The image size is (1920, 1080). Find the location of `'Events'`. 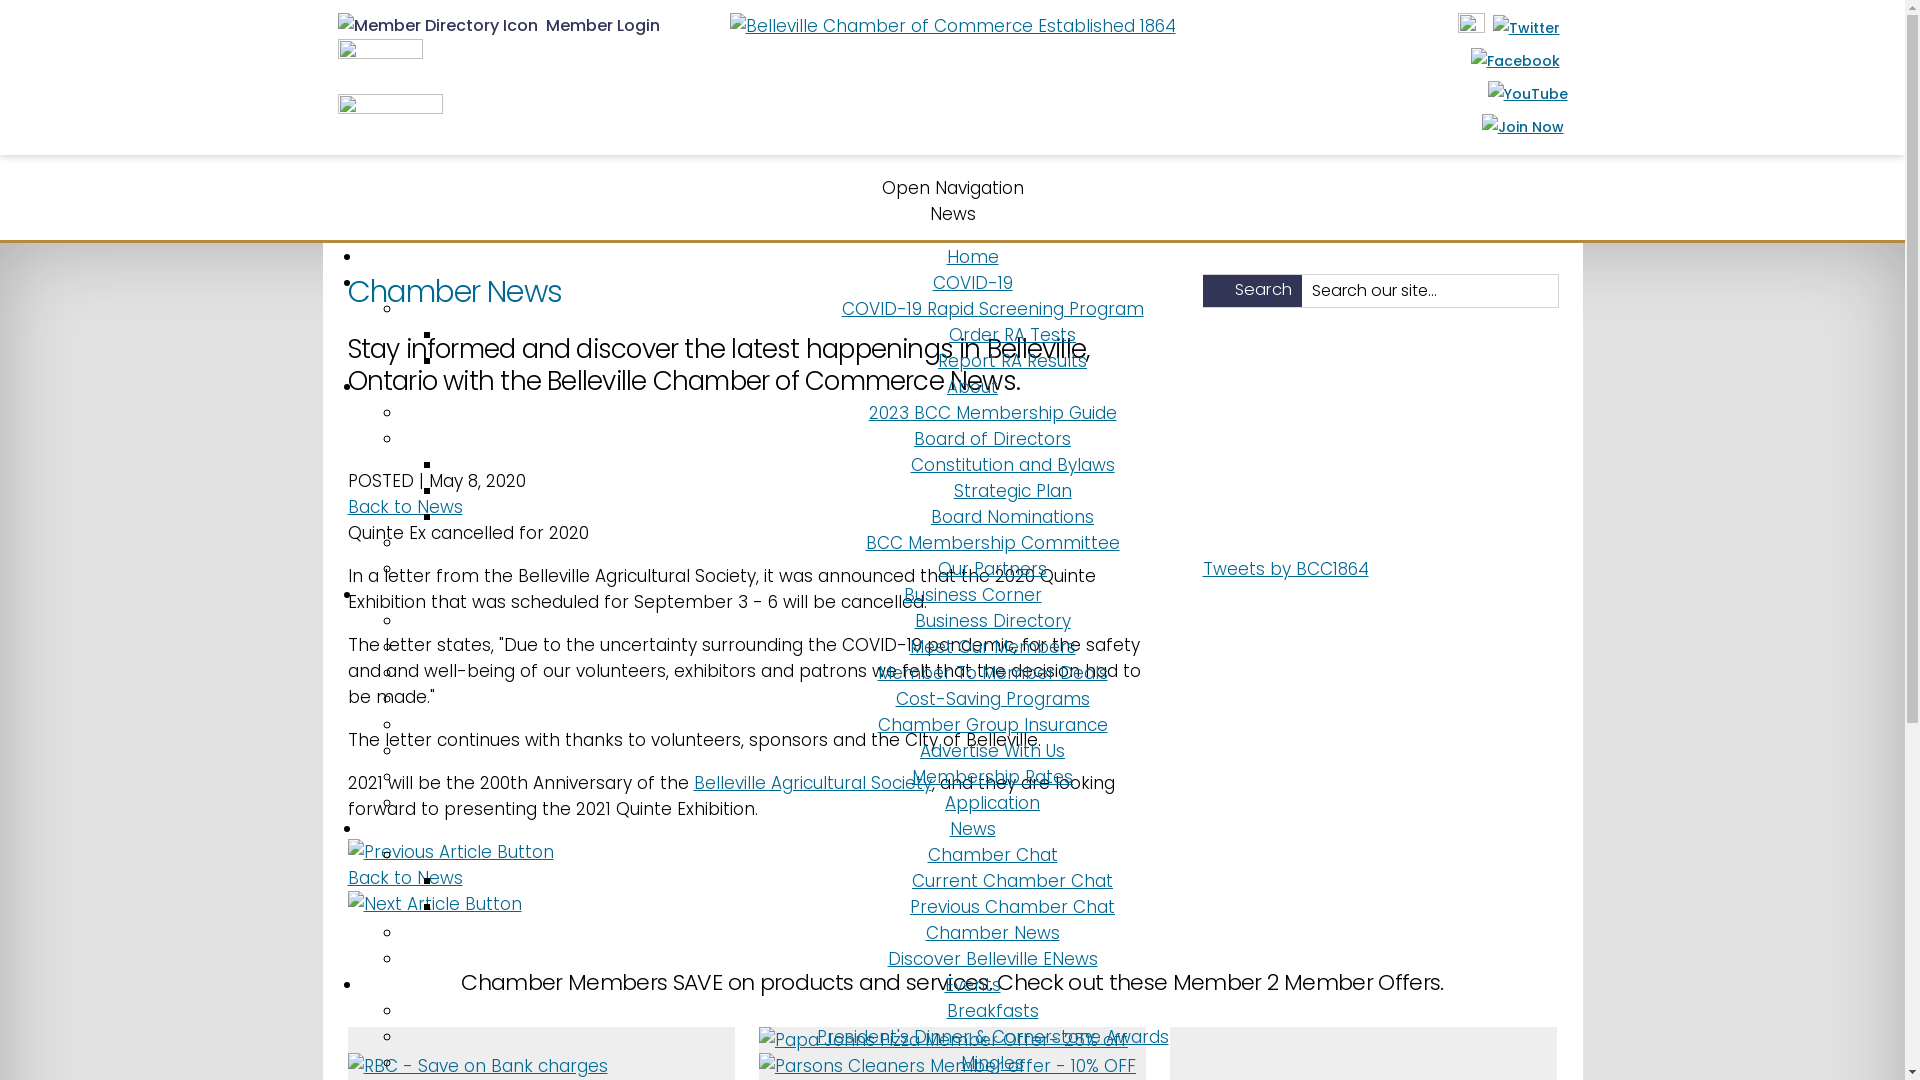

'Events' is located at coordinates (971, 983).